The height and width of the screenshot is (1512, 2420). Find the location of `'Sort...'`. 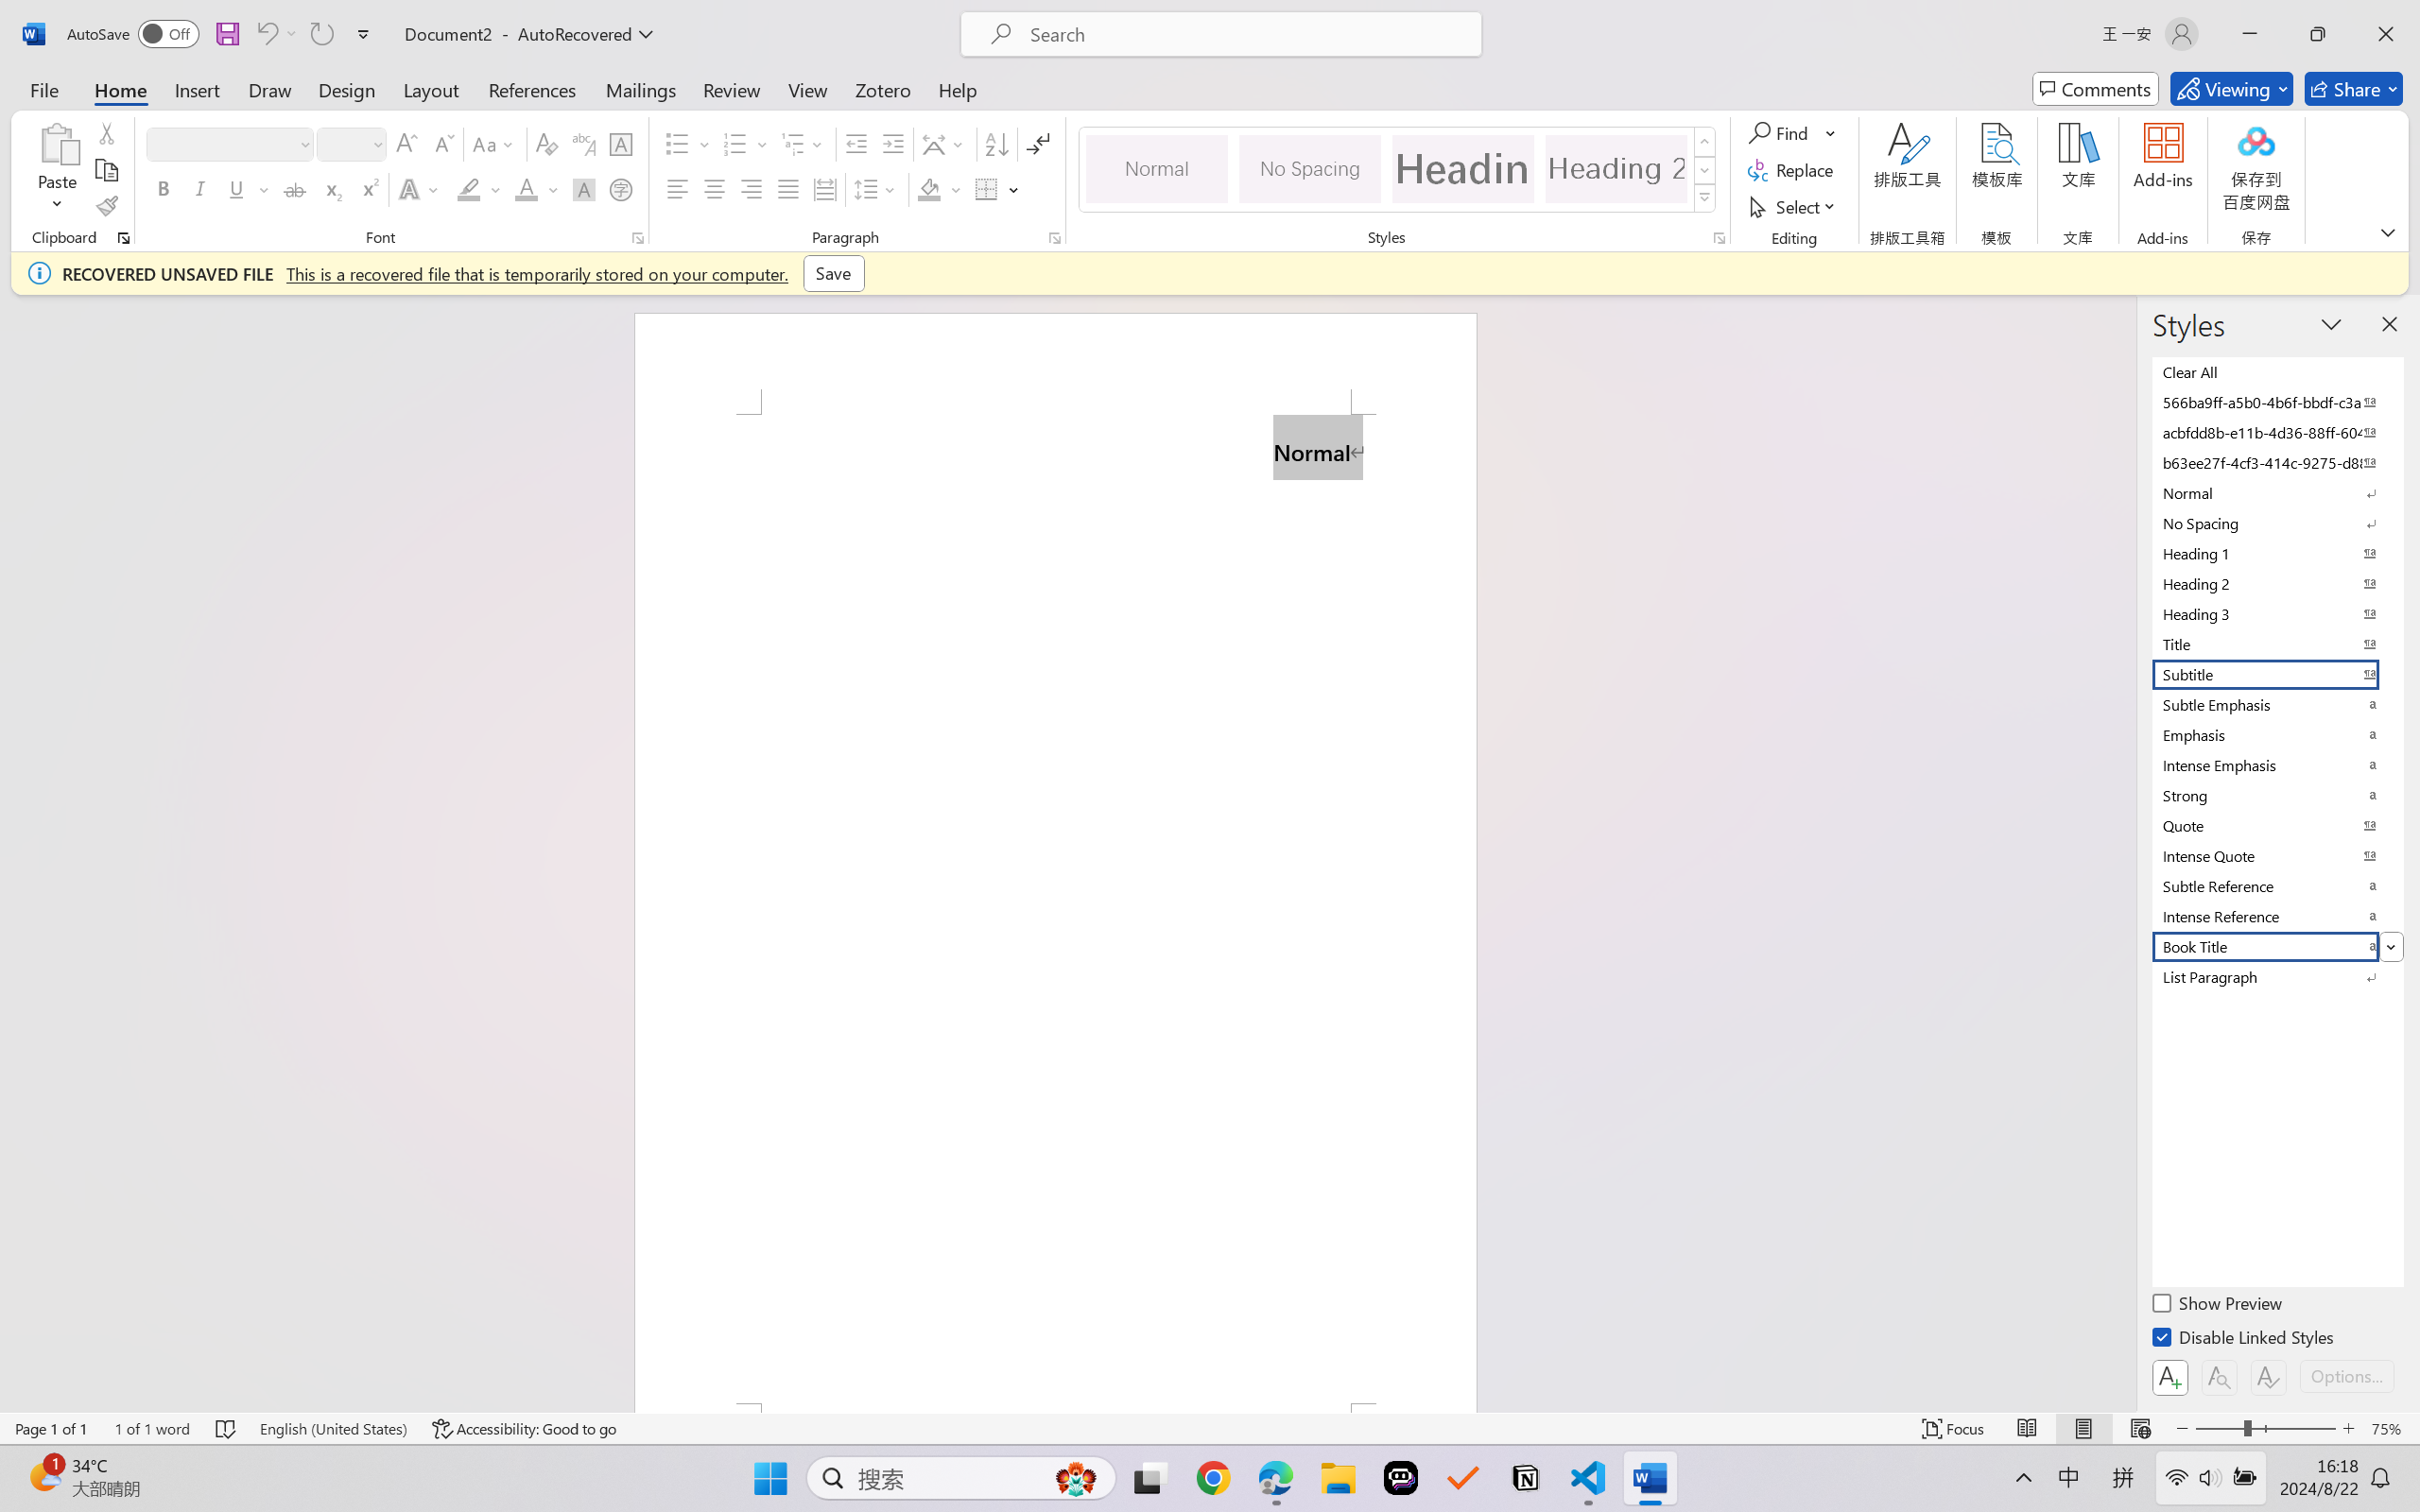

'Sort...' is located at coordinates (996, 144).